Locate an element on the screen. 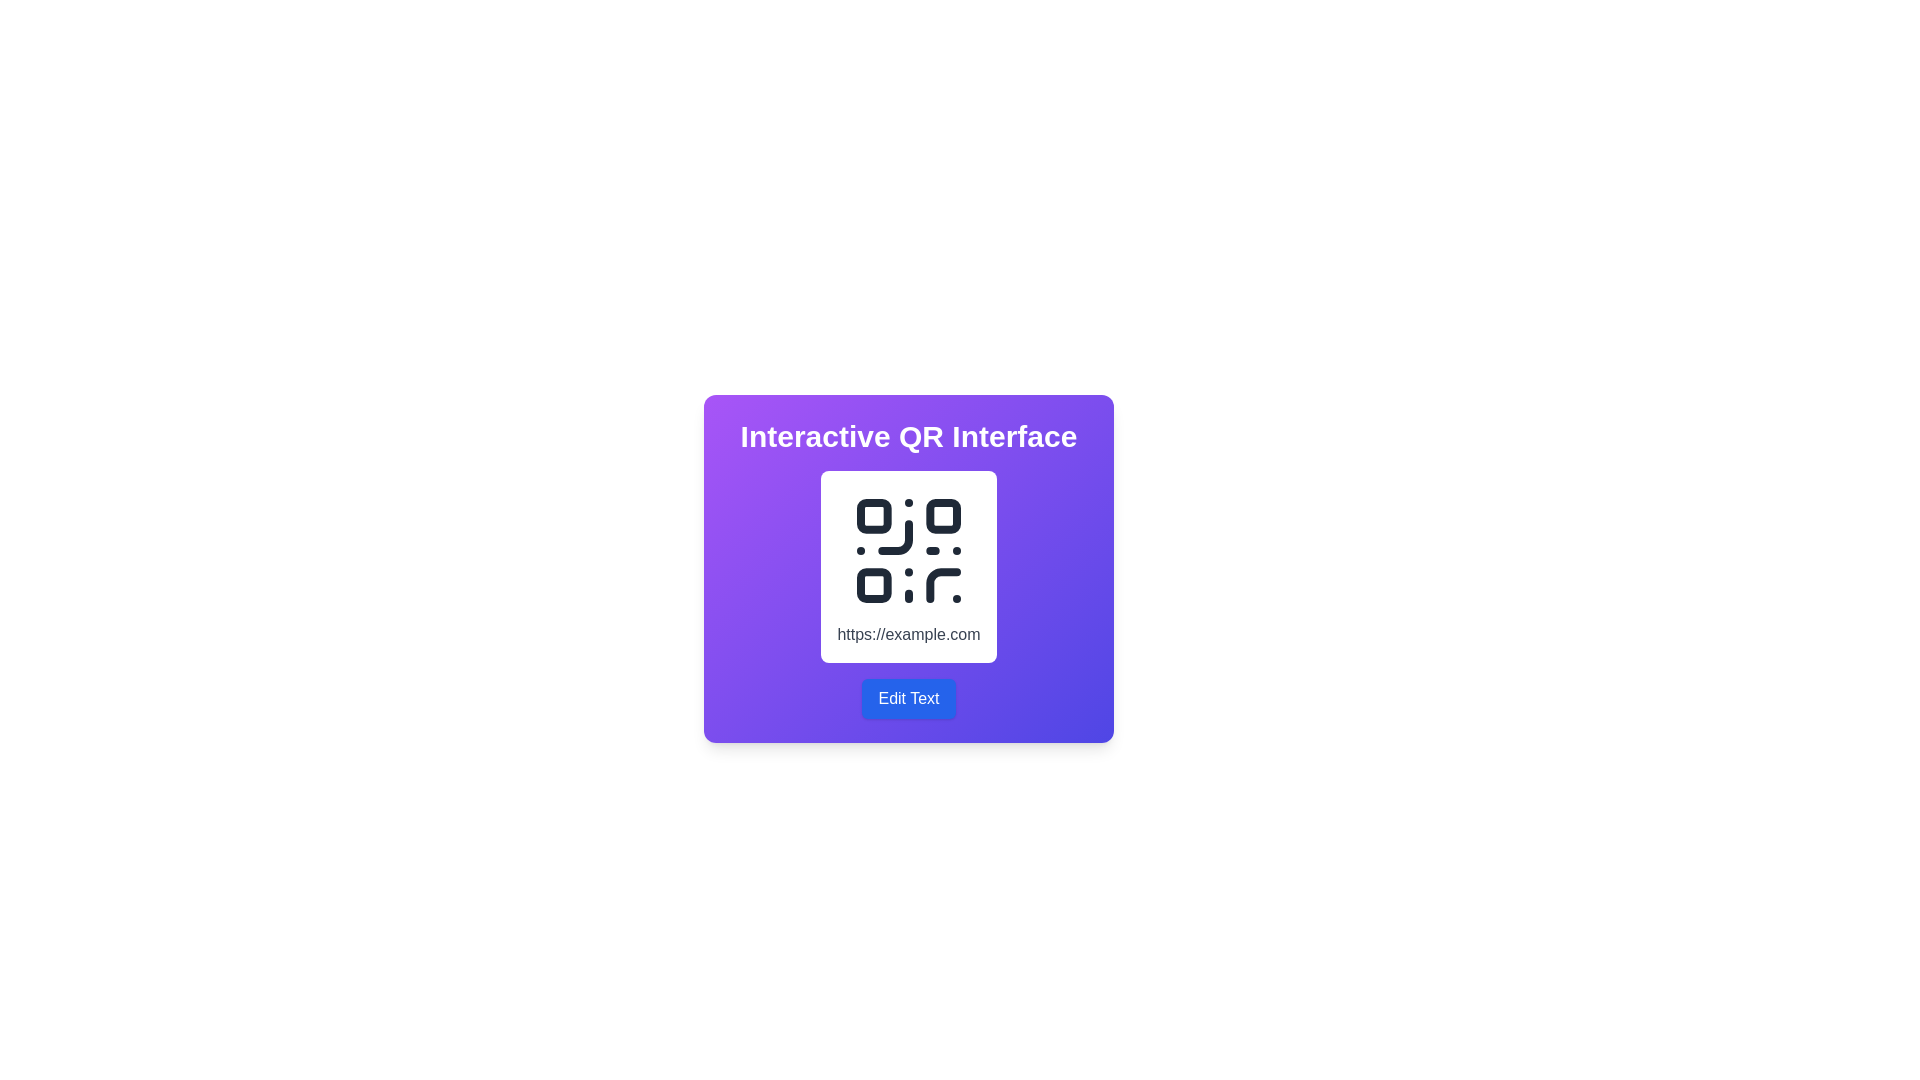 The height and width of the screenshot is (1080, 1920). the centered header text labeled 'Interactive QR Interface' which has a bold appearance and a purple-to-indigo gradient background is located at coordinates (907, 435).